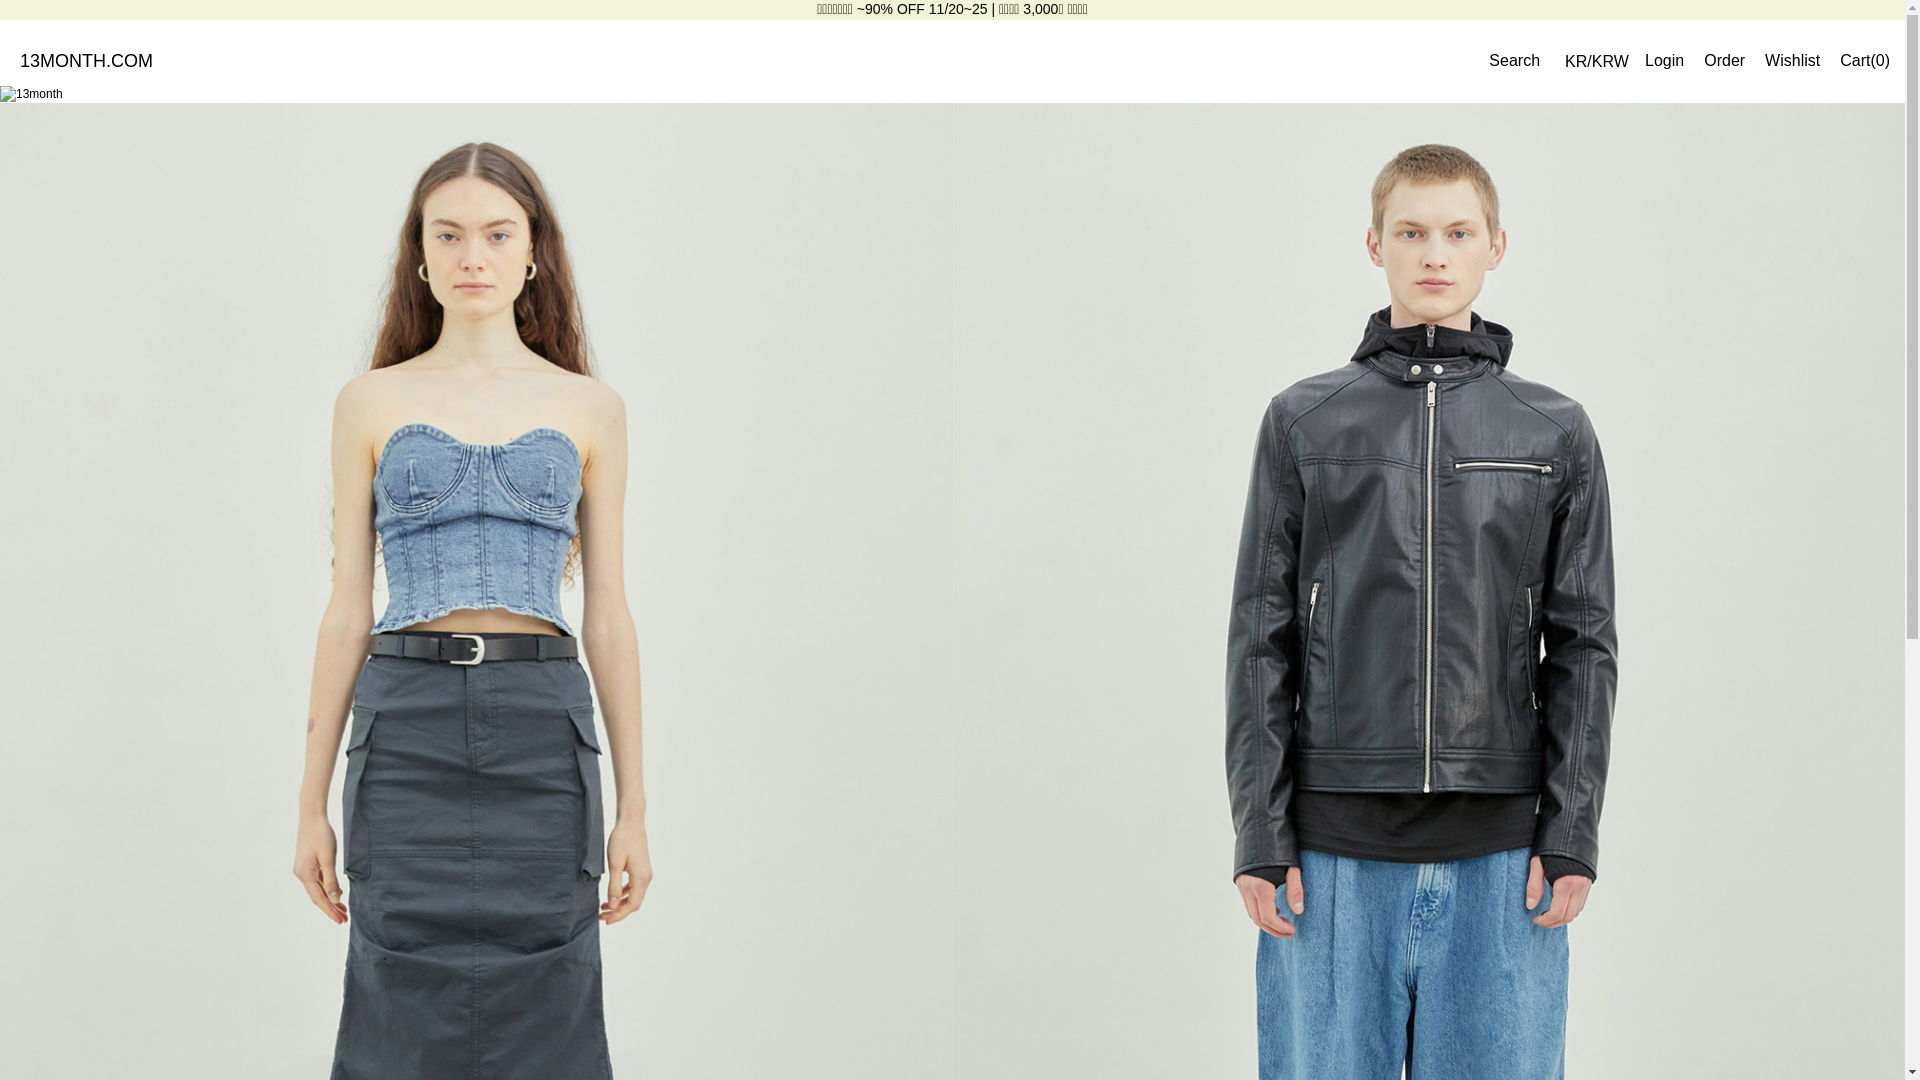 The image size is (1920, 1080). Describe the element at coordinates (1664, 59) in the screenshot. I see `'Login'` at that location.